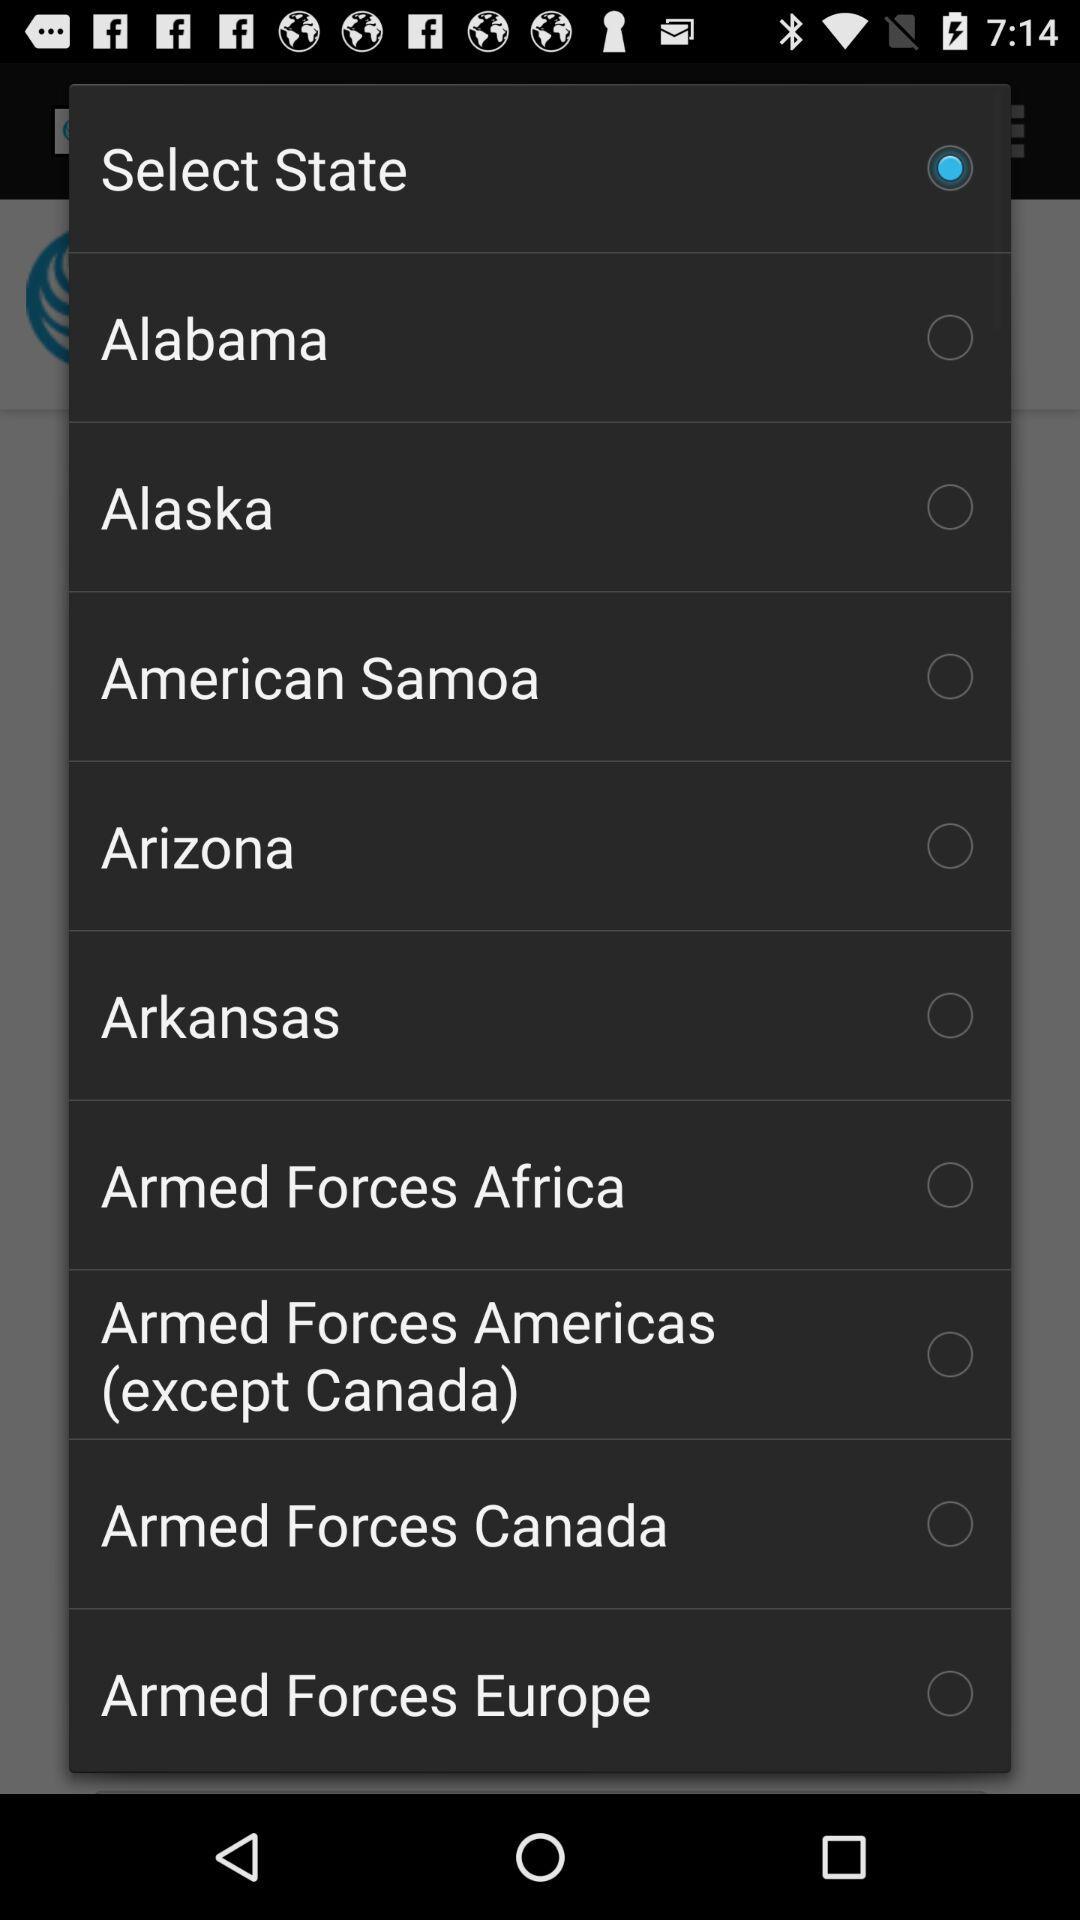  What do you see at coordinates (540, 168) in the screenshot?
I see `the select state checkbox` at bounding box center [540, 168].